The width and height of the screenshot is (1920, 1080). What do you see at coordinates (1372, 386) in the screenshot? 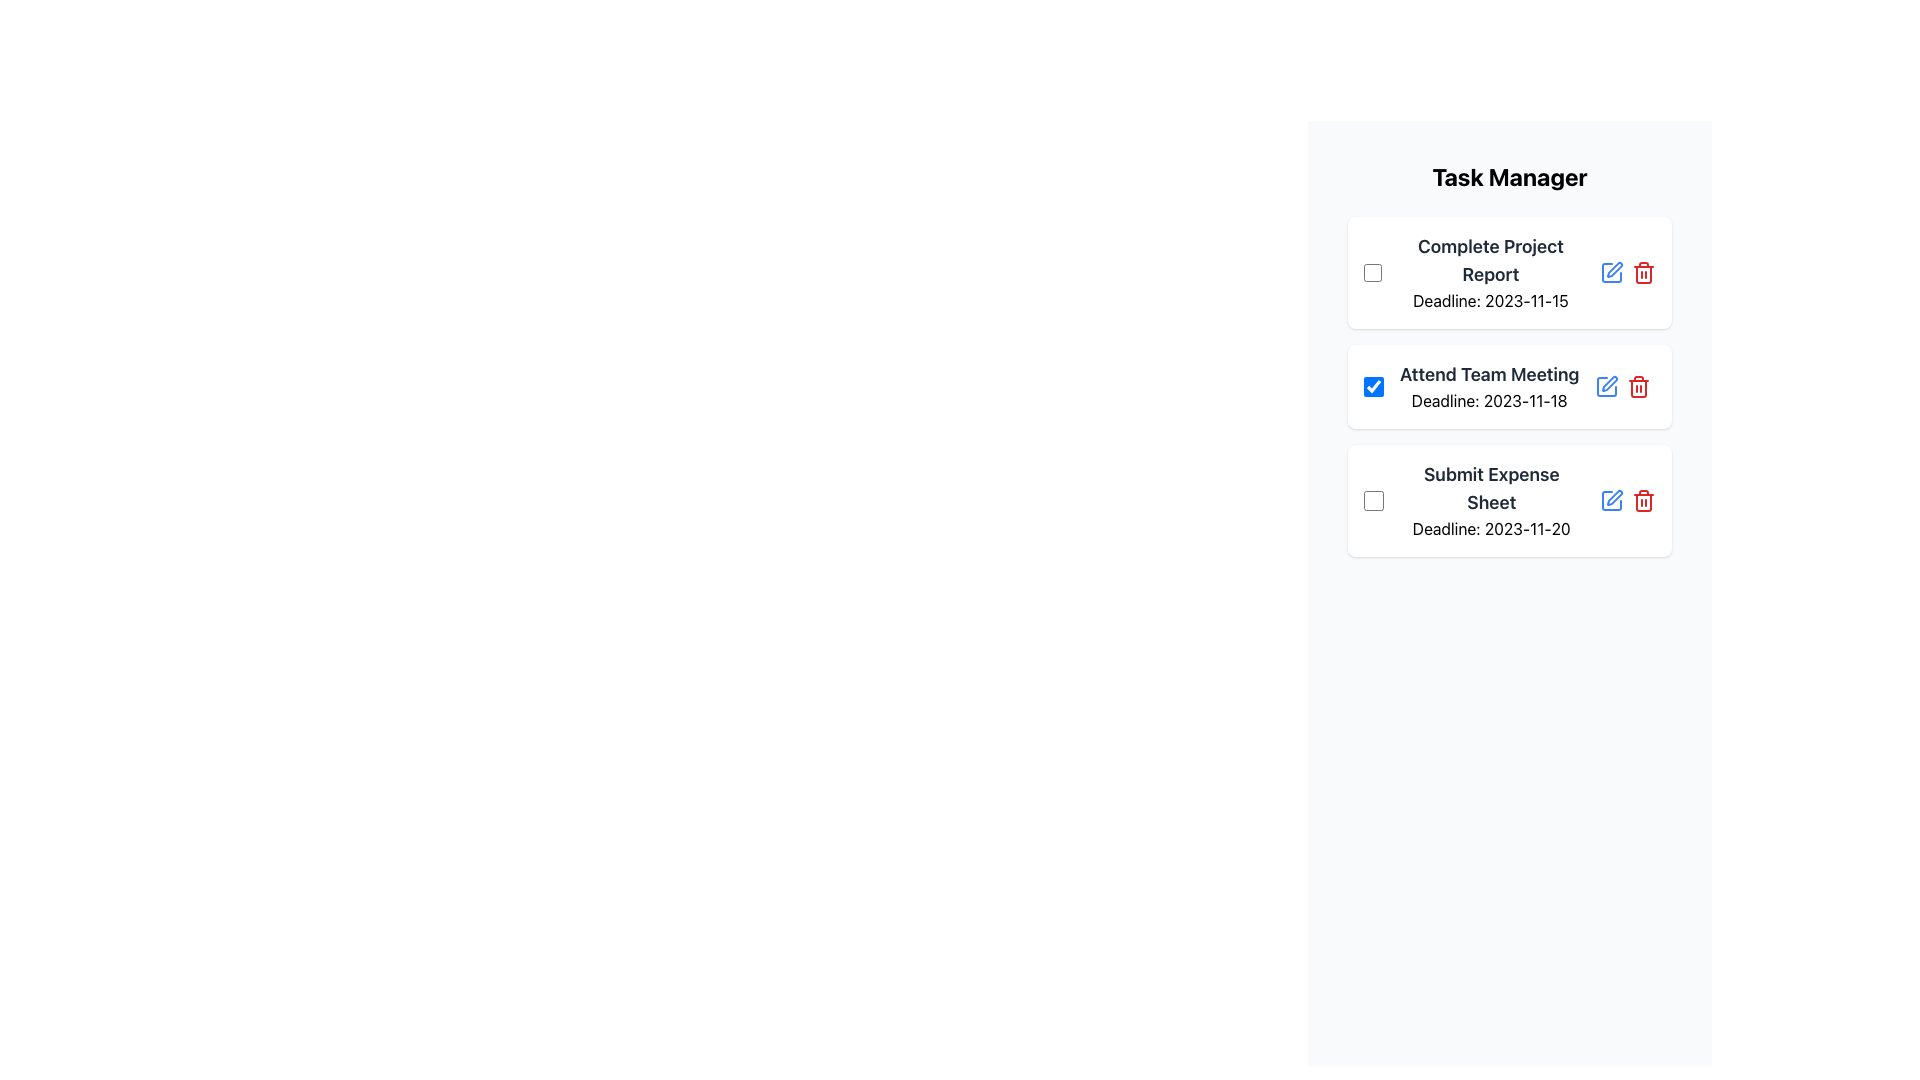
I see `the checkbox` at bounding box center [1372, 386].